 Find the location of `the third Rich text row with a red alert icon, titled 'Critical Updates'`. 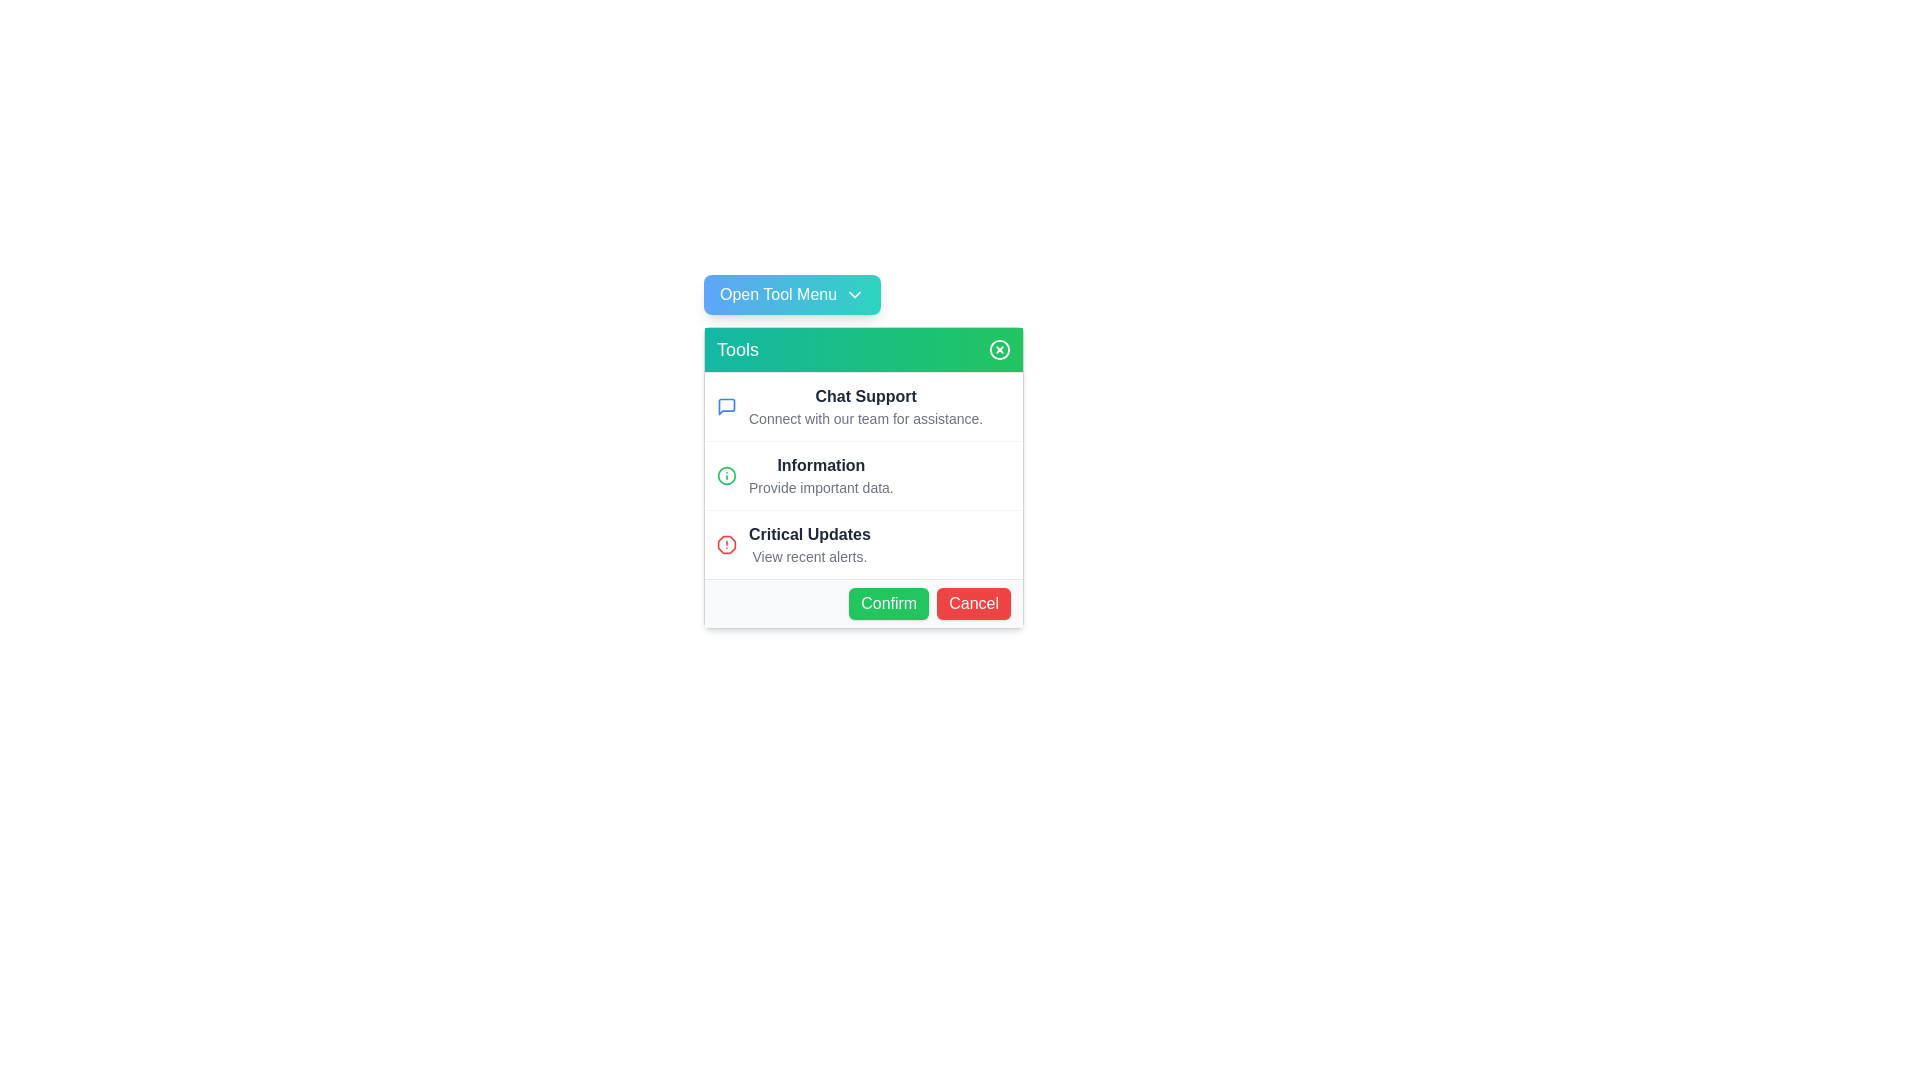

the third Rich text row with a red alert icon, titled 'Critical Updates' is located at coordinates (864, 544).